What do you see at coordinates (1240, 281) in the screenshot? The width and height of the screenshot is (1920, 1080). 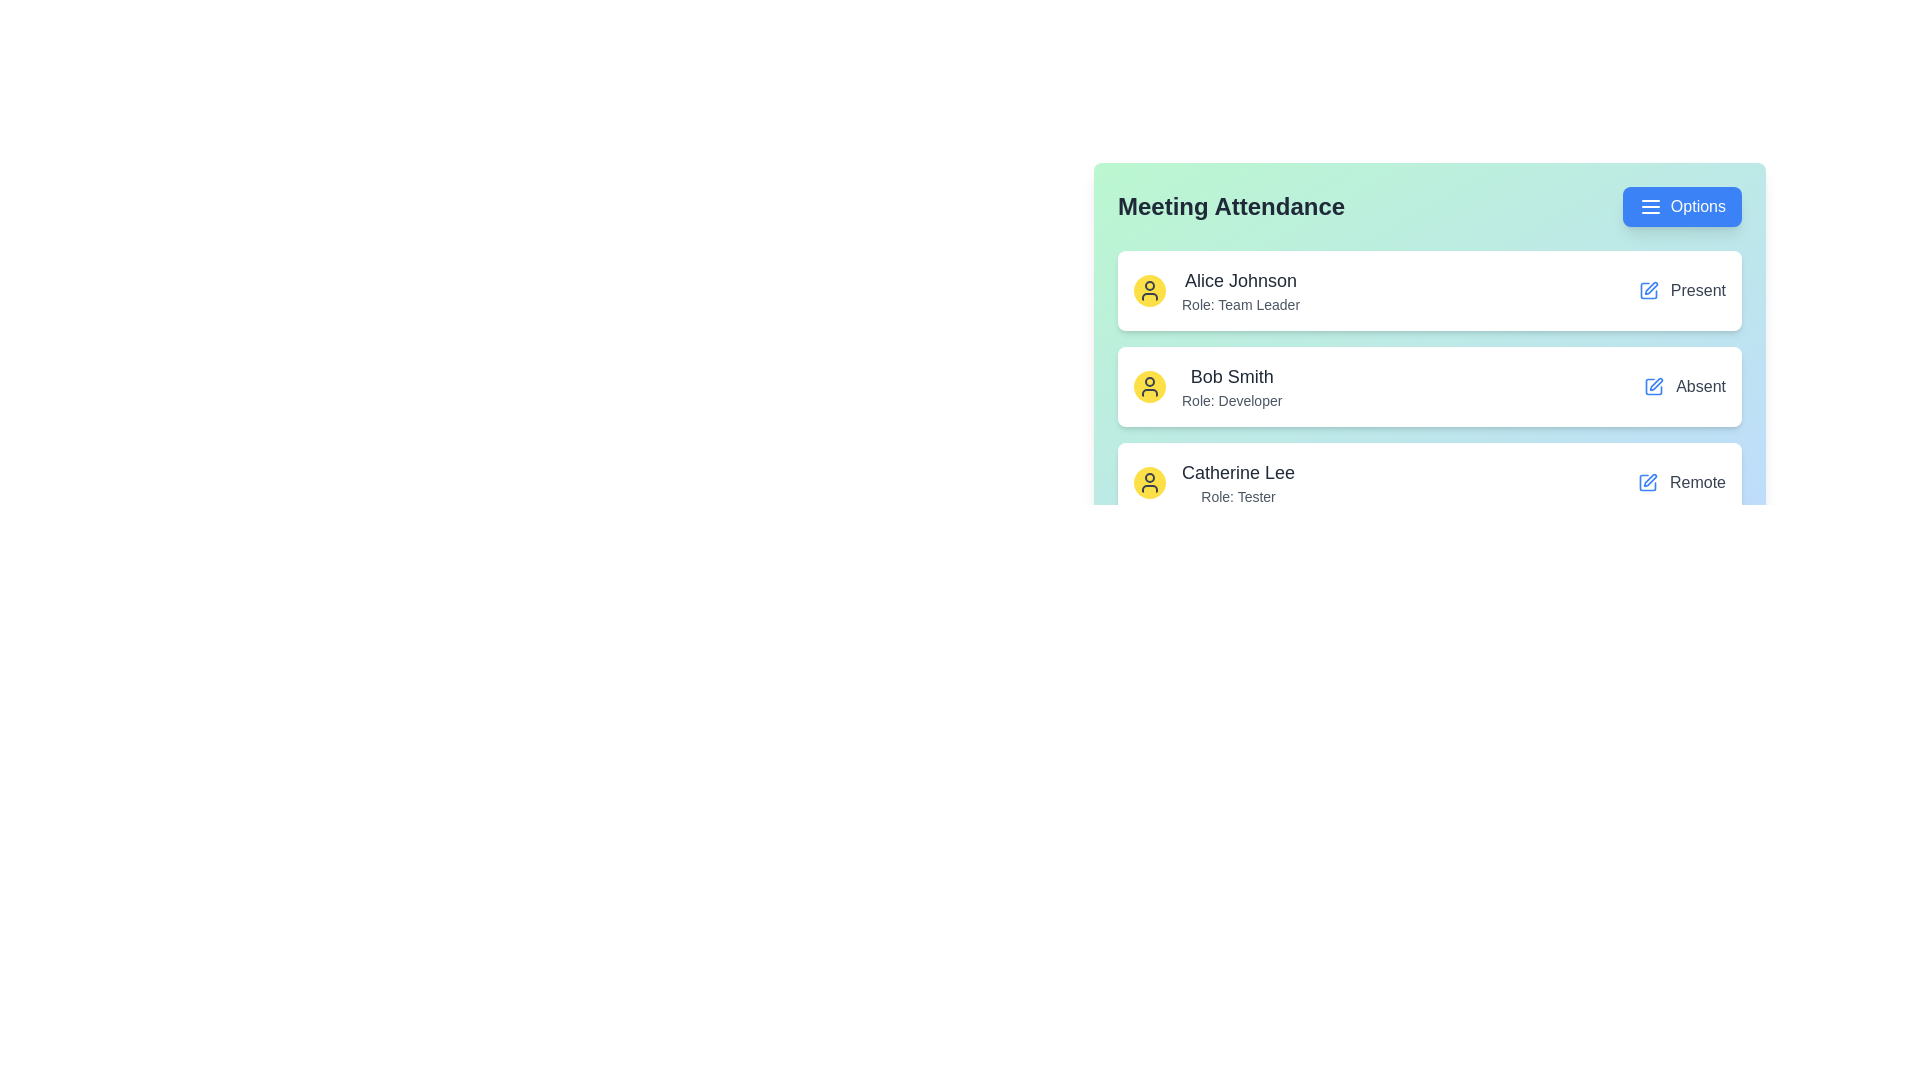 I see `the non-interactive text label displaying 'Alice Johnson' which identifies the individual associated with the information in the topmost card under the 'Meeting Attendance' title` at bounding box center [1240, 281].